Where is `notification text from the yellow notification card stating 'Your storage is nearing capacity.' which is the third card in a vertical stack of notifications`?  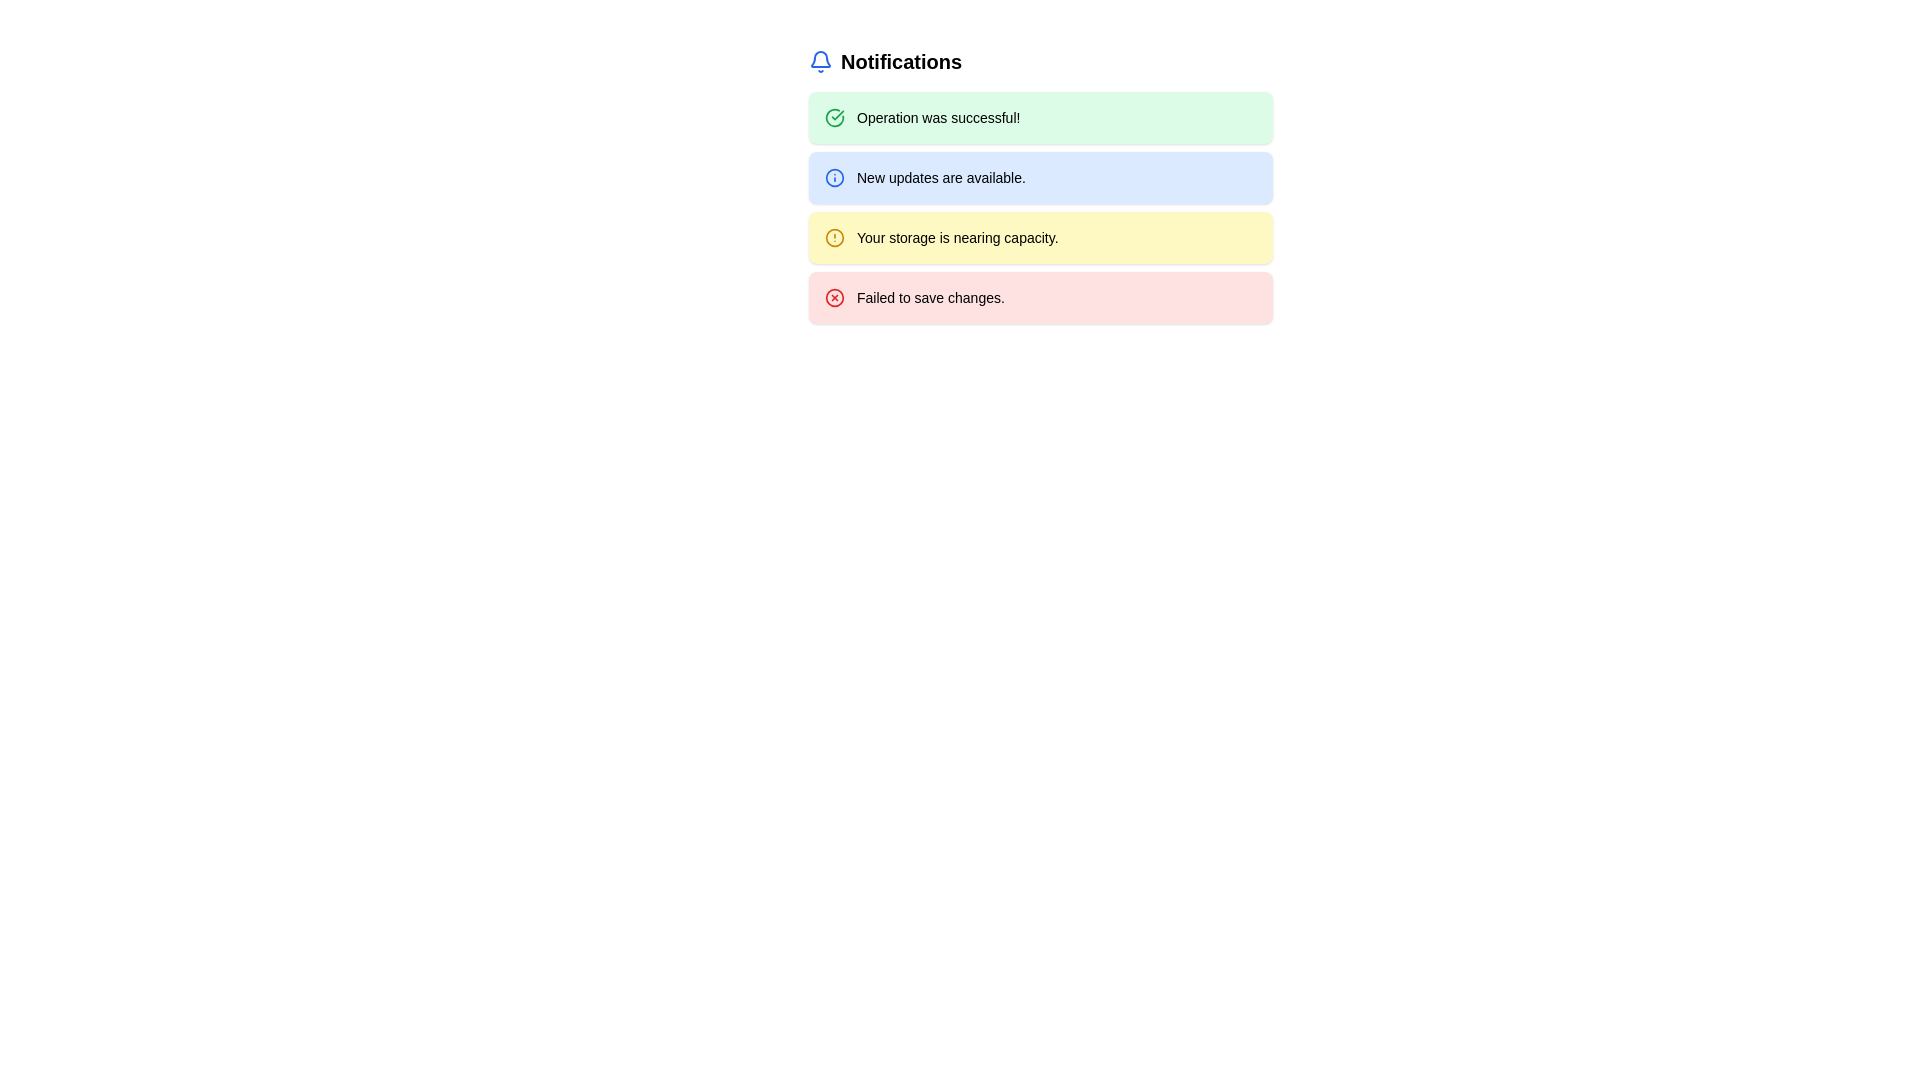
notification text from the yellow notification card stating 'Your storage is nearing capacity.' which is the third card in a vertical stack of notifications is located at coordinates (1040, 237).